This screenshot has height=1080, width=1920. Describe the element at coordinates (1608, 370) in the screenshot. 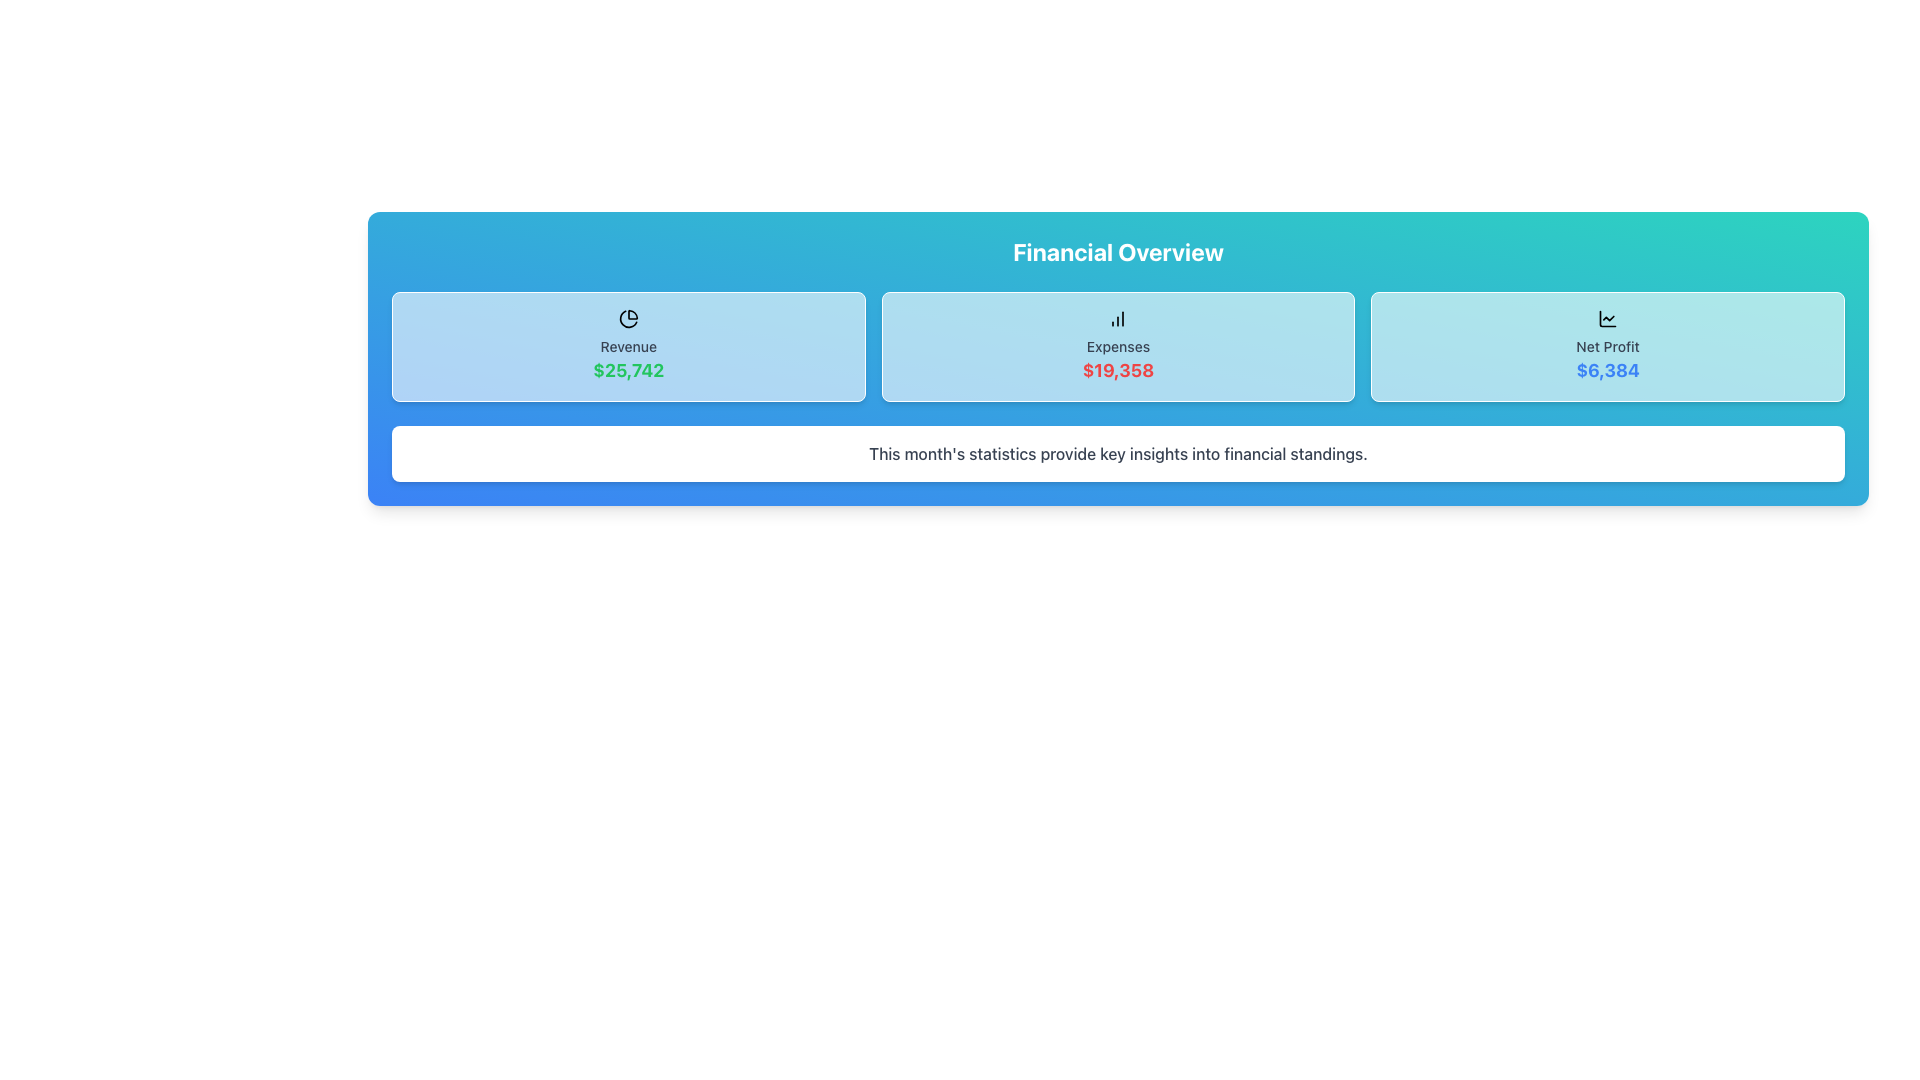

I see `the static text display that shows the numerical representation of the net profit, which is located below the 'Net Profit' label in the financial overview card on the rightmost panel` at that location.